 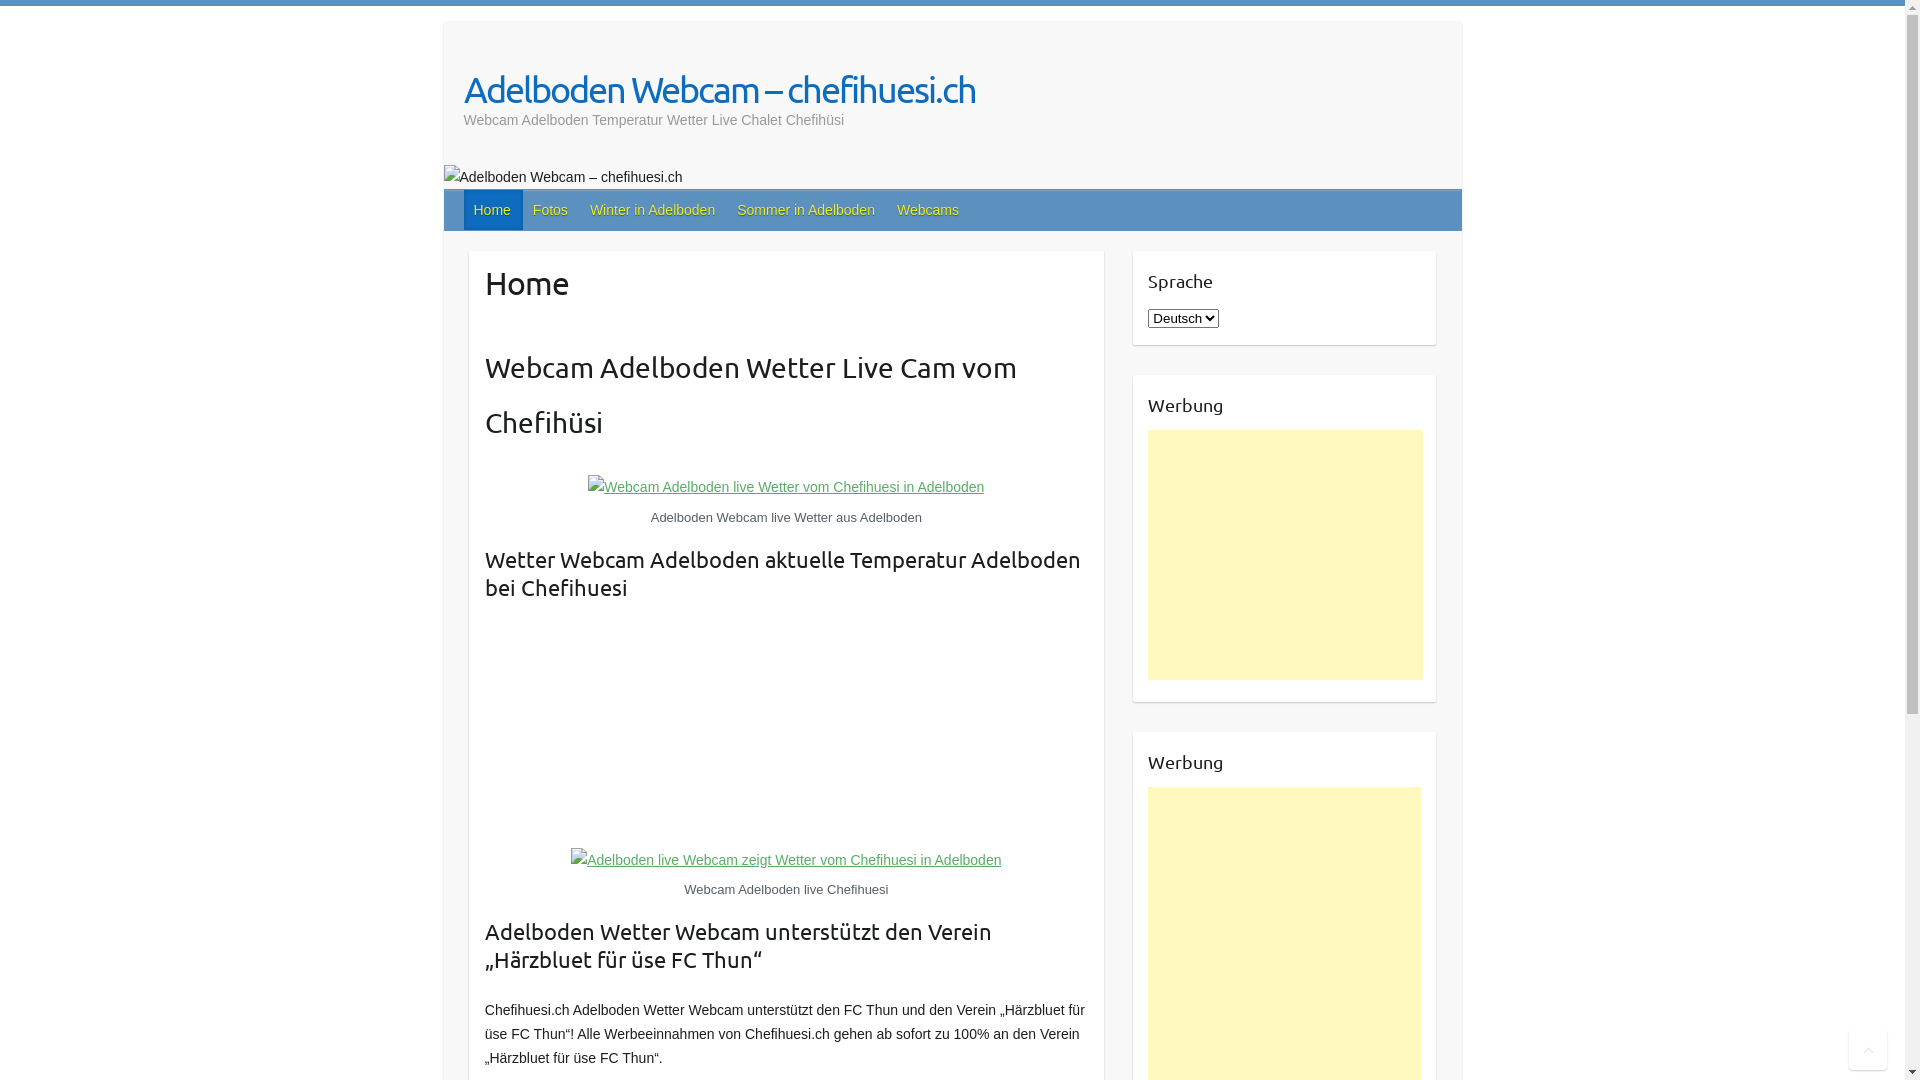 I want to click on 'Home', so click(x=493, y=209).